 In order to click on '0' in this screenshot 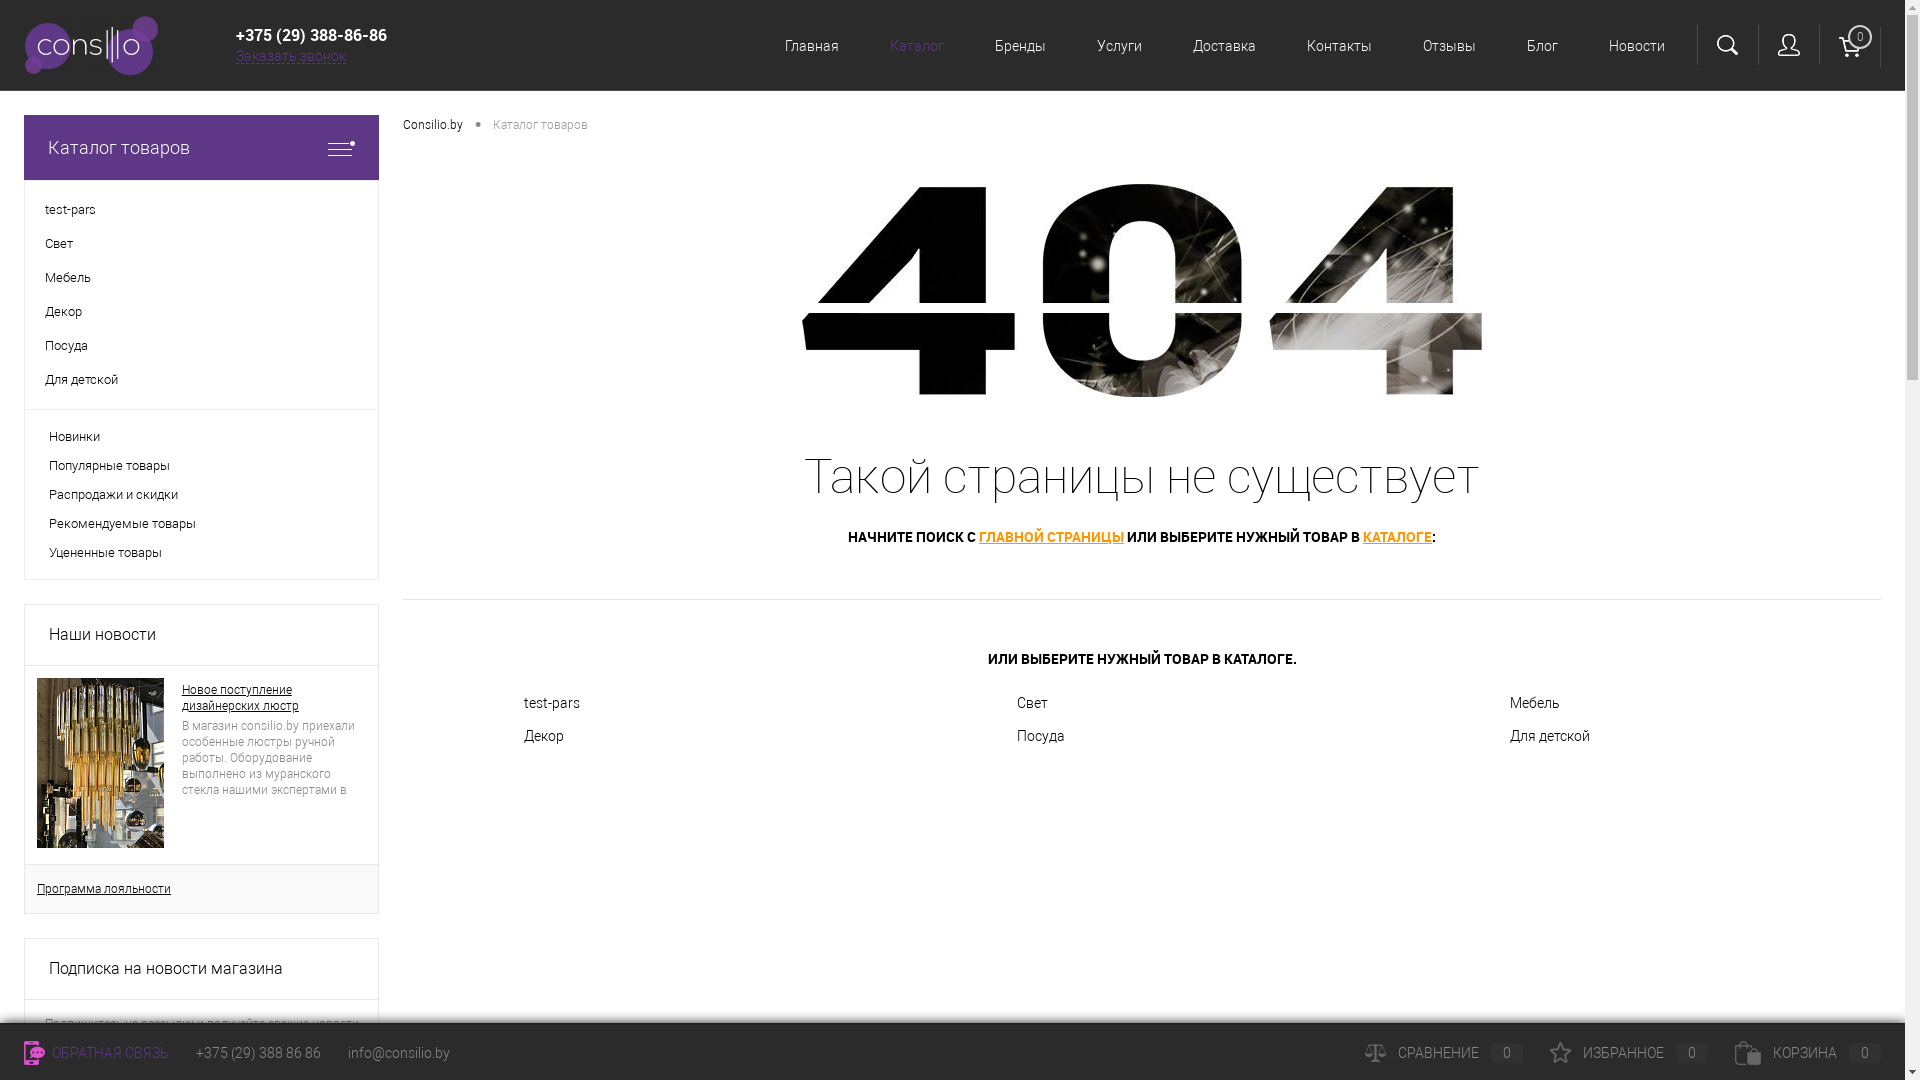, I will do `click(1848, 45)`.